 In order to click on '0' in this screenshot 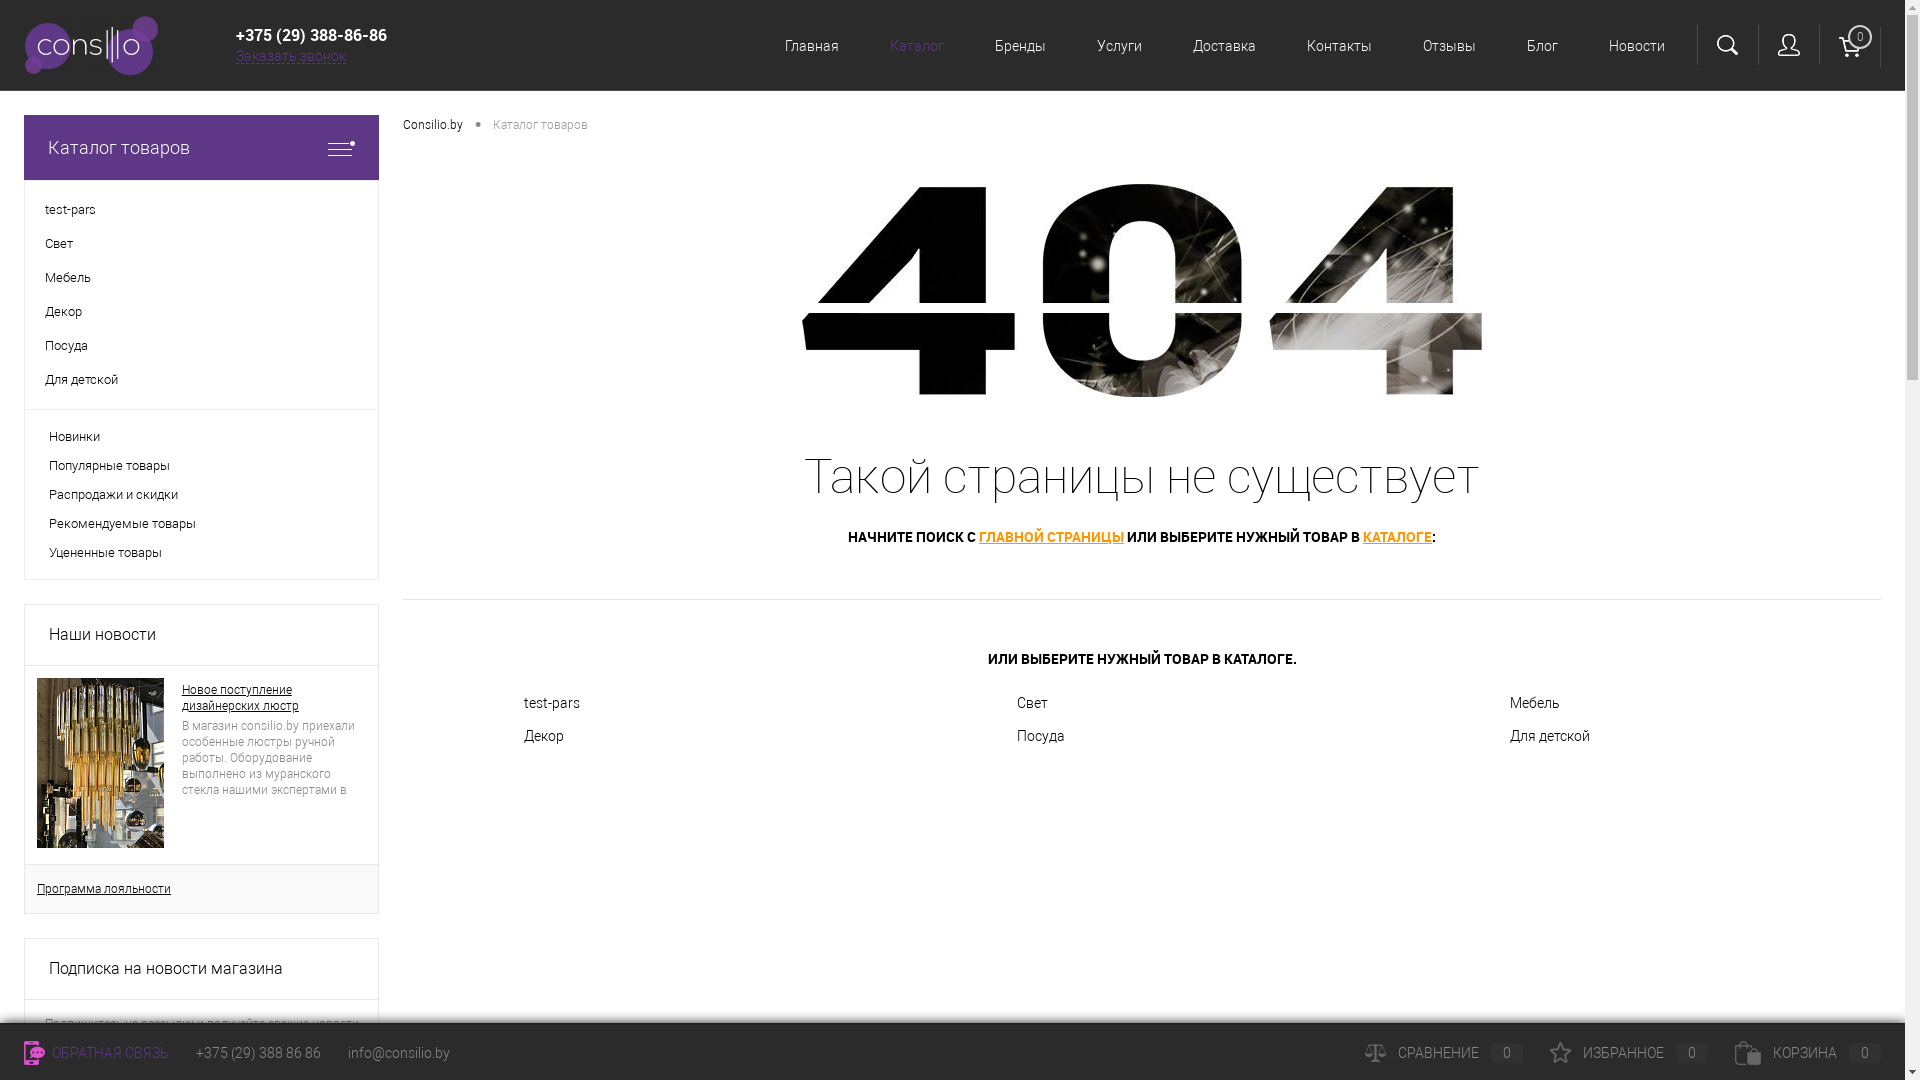, I will do `click(1848, 45)`.